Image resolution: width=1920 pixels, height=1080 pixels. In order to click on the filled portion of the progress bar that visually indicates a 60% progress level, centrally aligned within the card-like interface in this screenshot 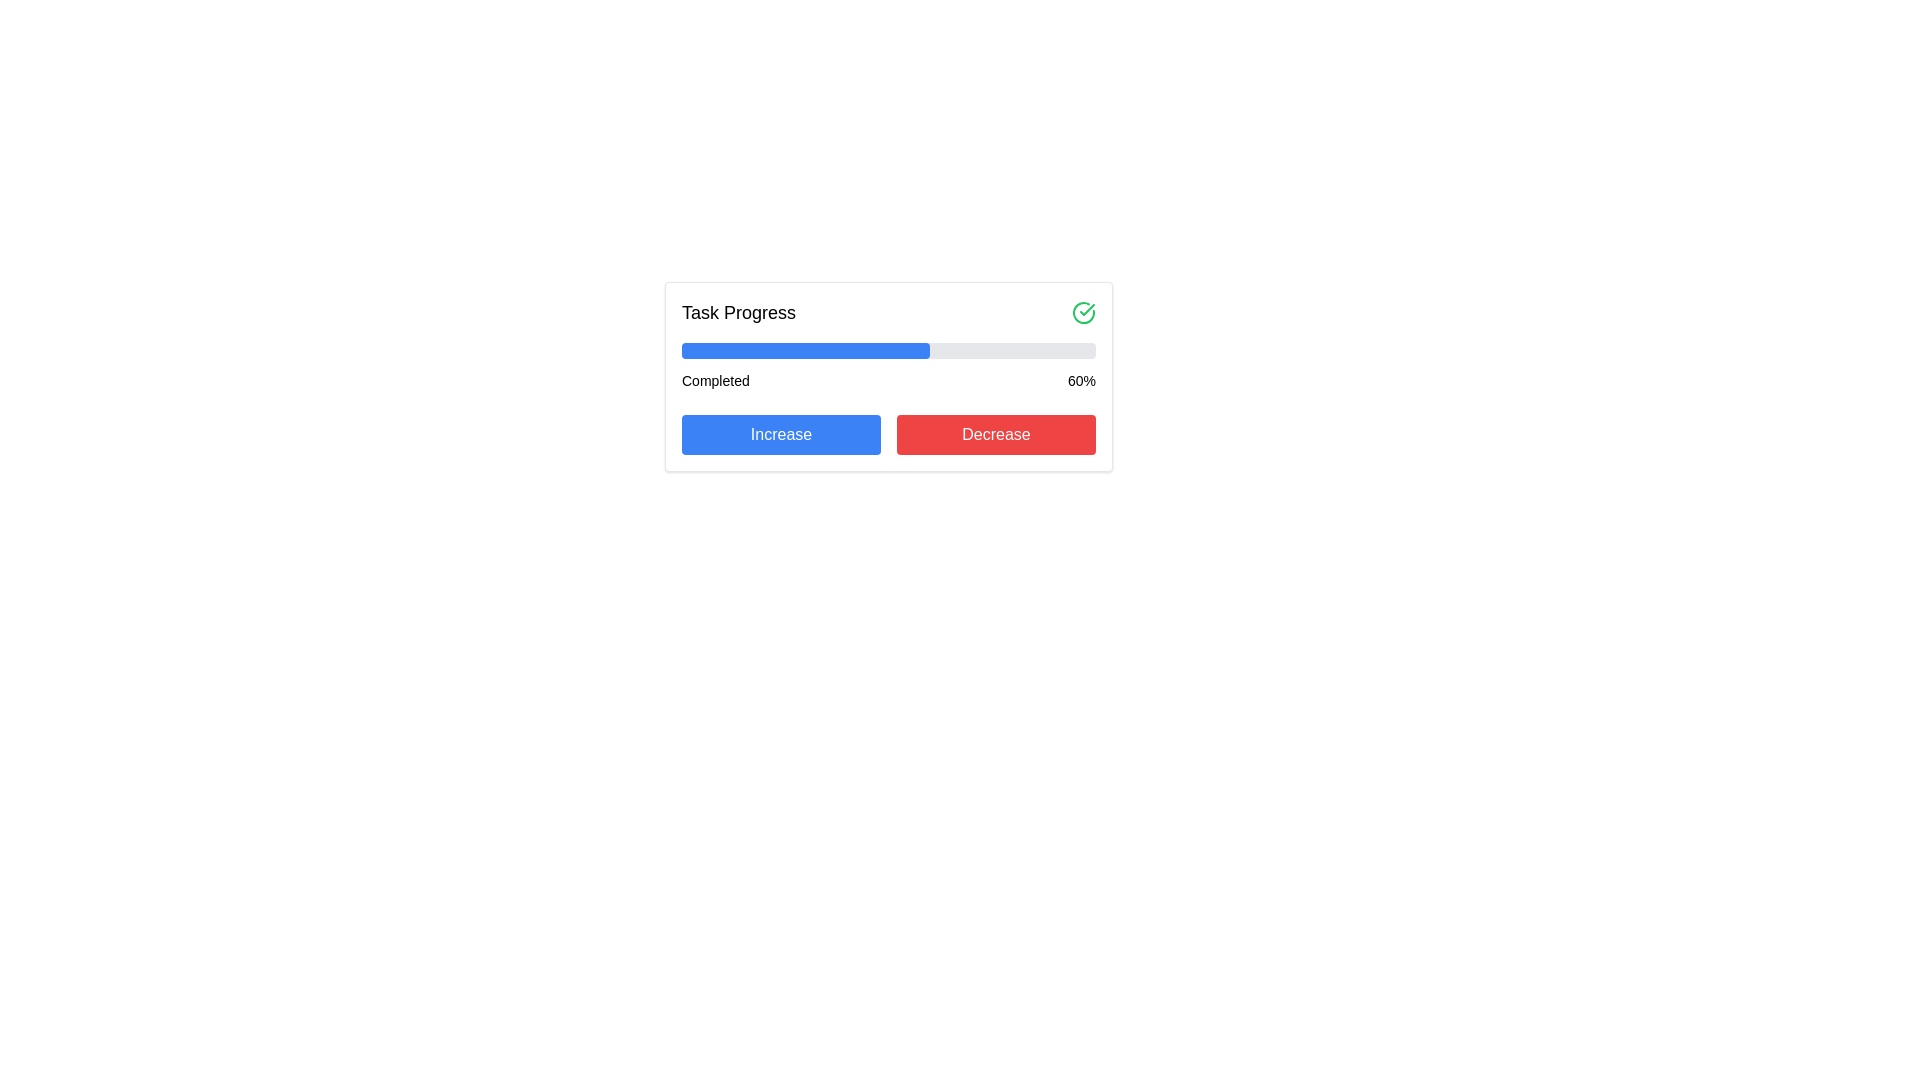, I will do `click(806, 350)`.